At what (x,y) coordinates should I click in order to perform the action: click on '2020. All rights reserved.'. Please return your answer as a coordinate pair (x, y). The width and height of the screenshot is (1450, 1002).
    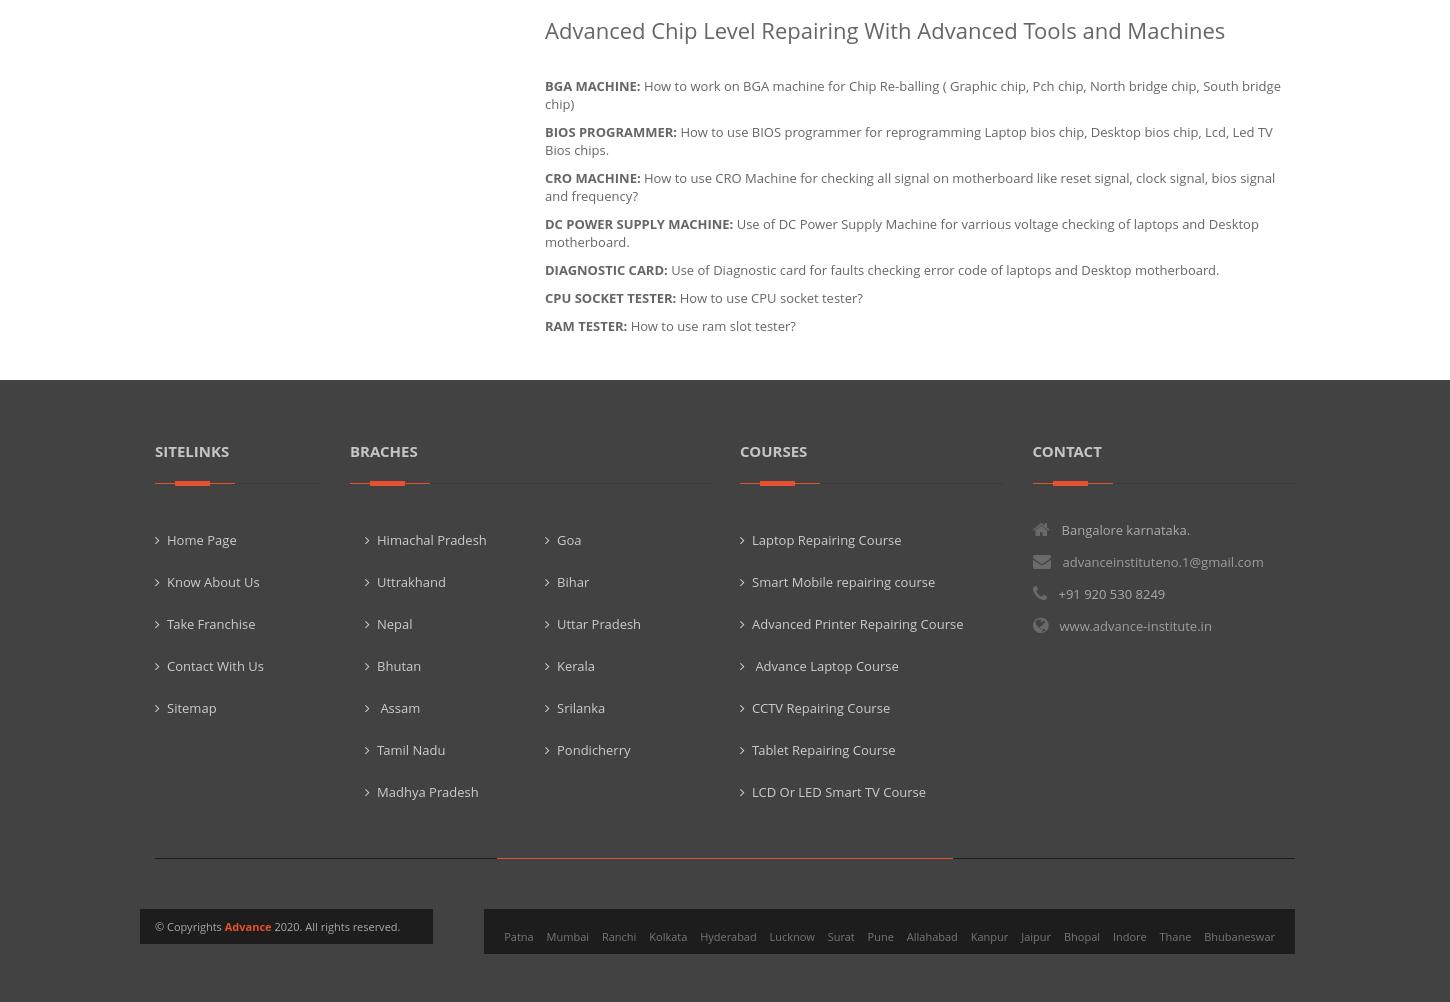
    Looking at the image, I should click on (335, 924).